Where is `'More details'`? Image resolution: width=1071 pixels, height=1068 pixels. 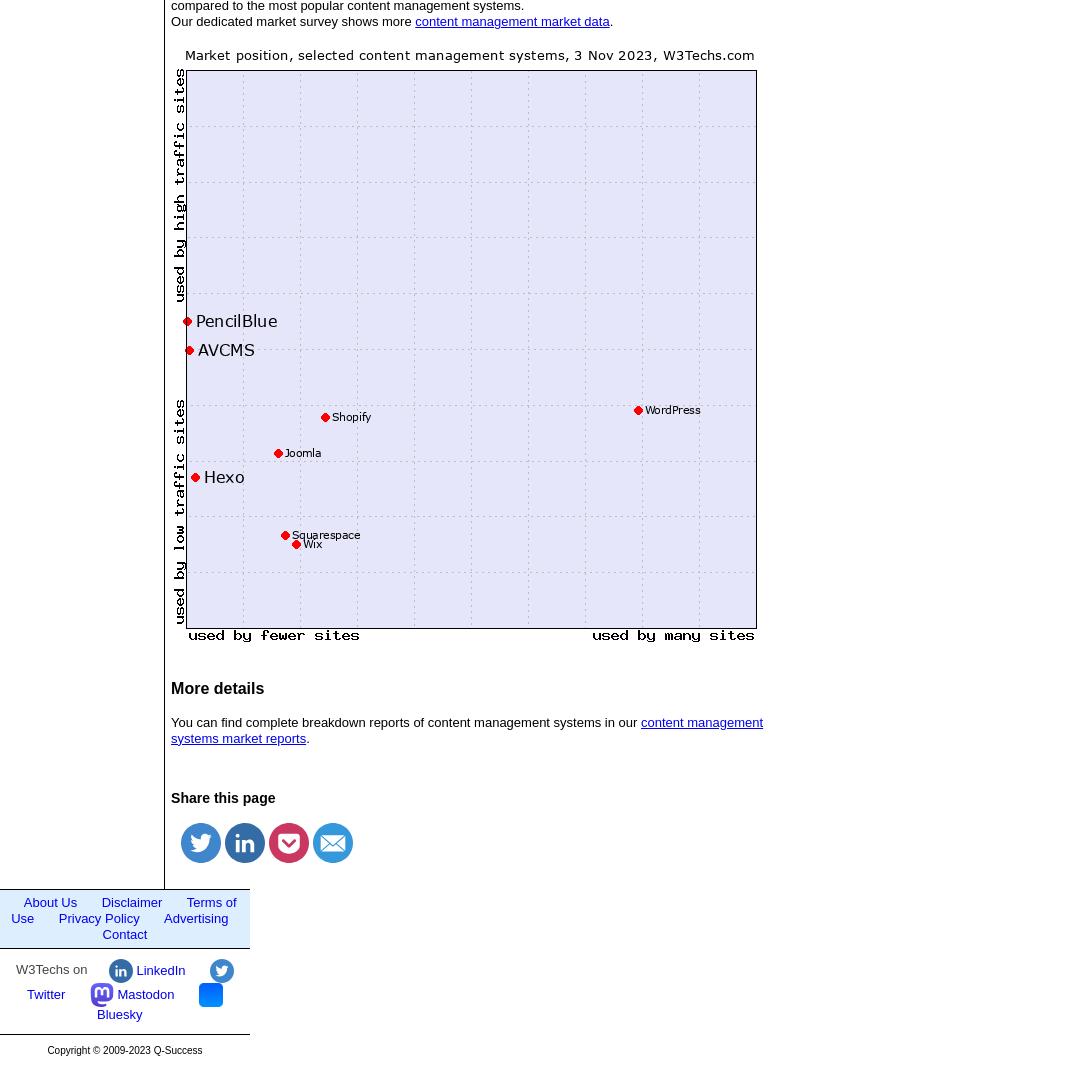
'More details' is located at coordinates (216, 687).